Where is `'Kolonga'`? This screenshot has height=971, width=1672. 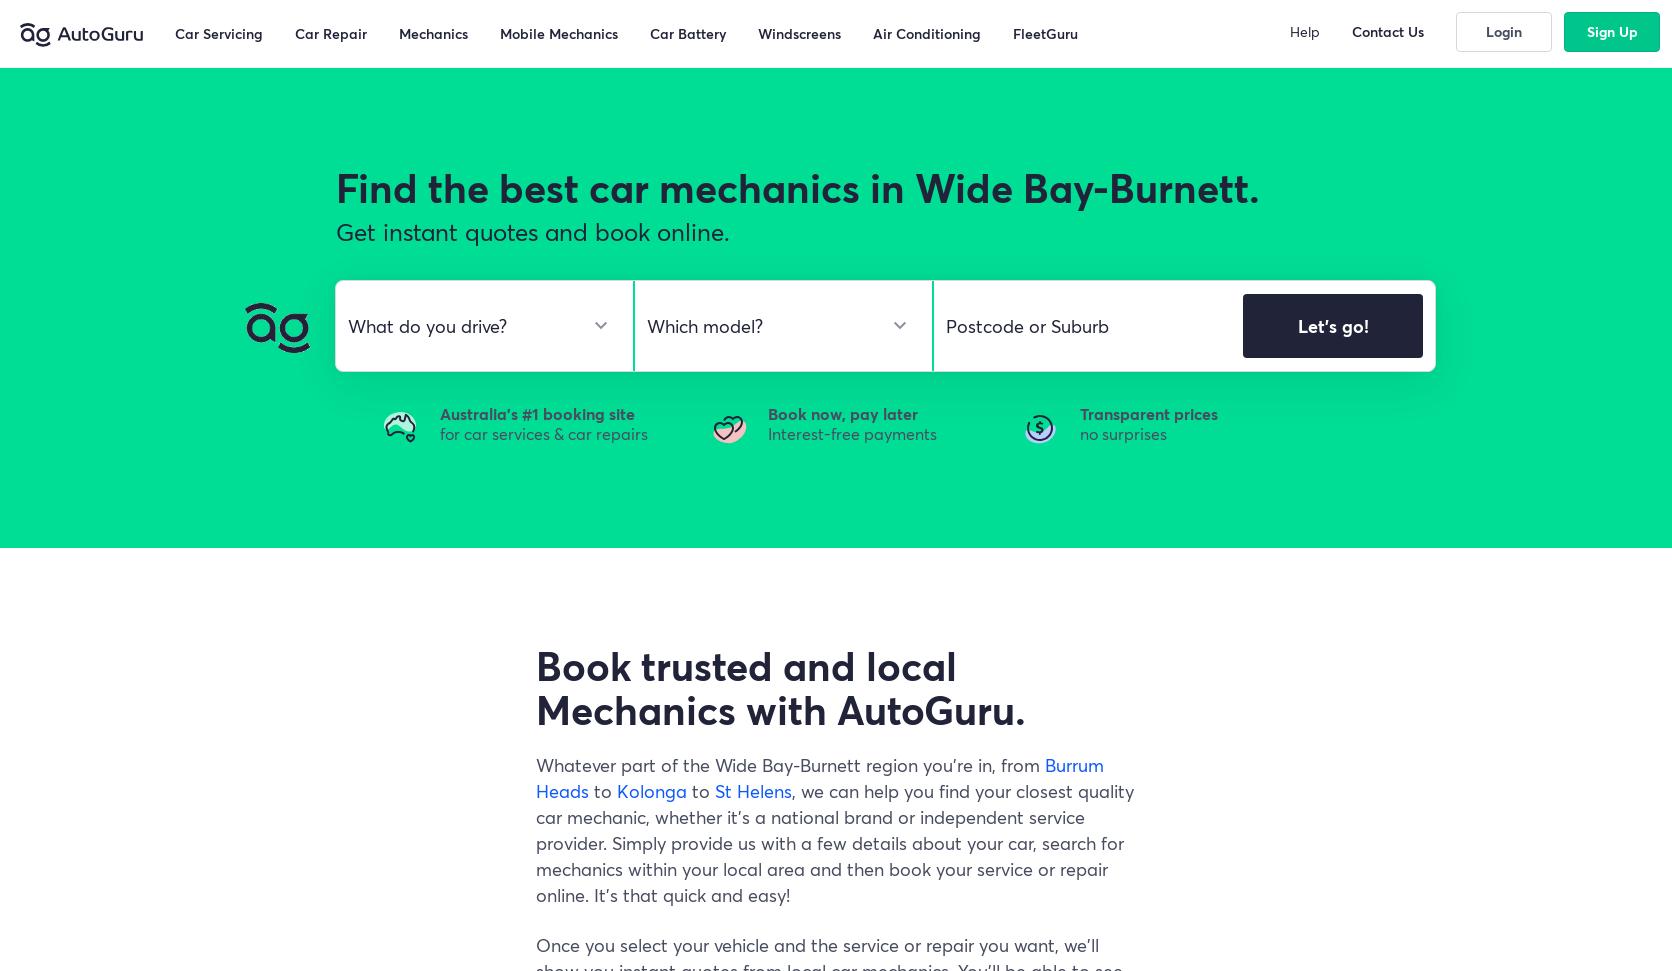
'Kolonga' is located at coordinates (652, 790).